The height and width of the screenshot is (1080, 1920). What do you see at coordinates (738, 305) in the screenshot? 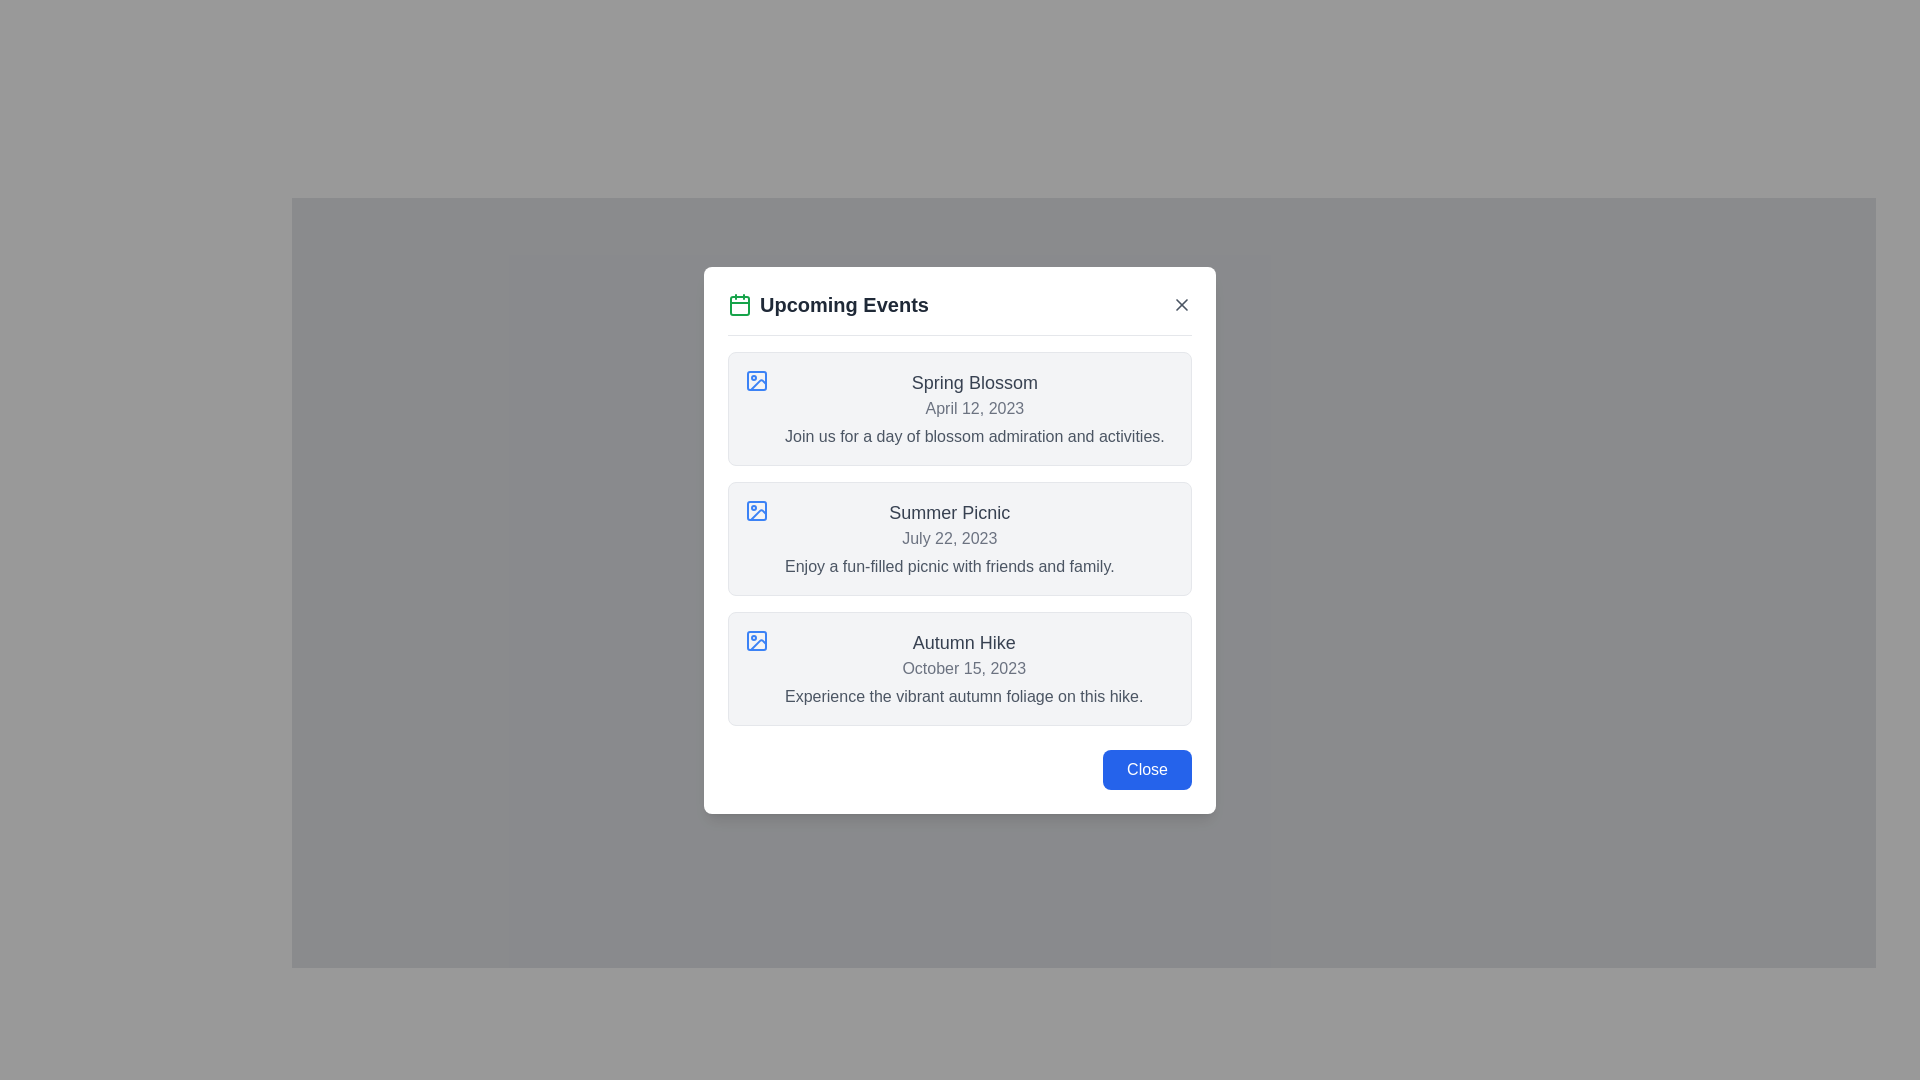
I see `the green-colored rectangle with rounded corners that represents the main body of the calendar icon, located to the left of the text 'Upcoming Events' in the header of the modal dialog` at bounding box center [738, 305].